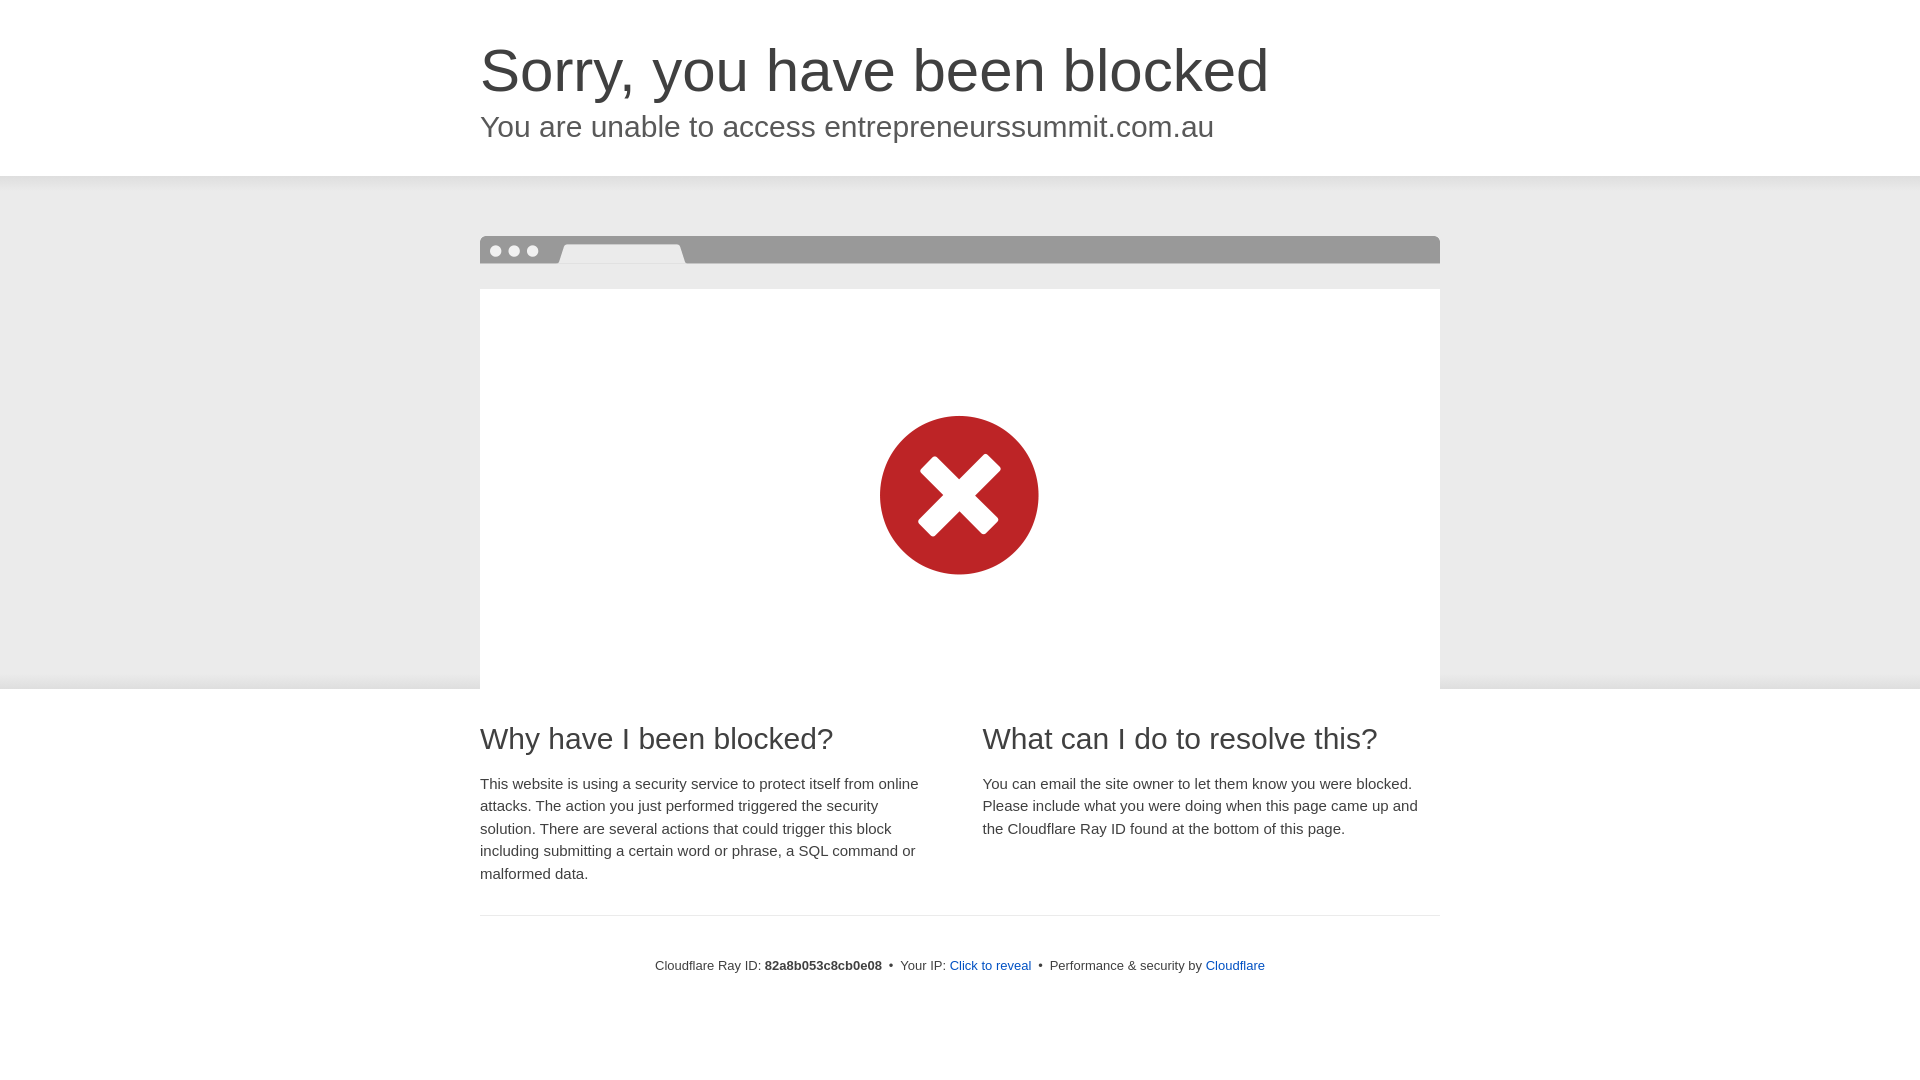 The width and height of the screenshot is (1920, 1080). What do you see at coordinates (949, 964) in the screenshot?
I see `'Click to reveal'` at bounding box center [949, 964].